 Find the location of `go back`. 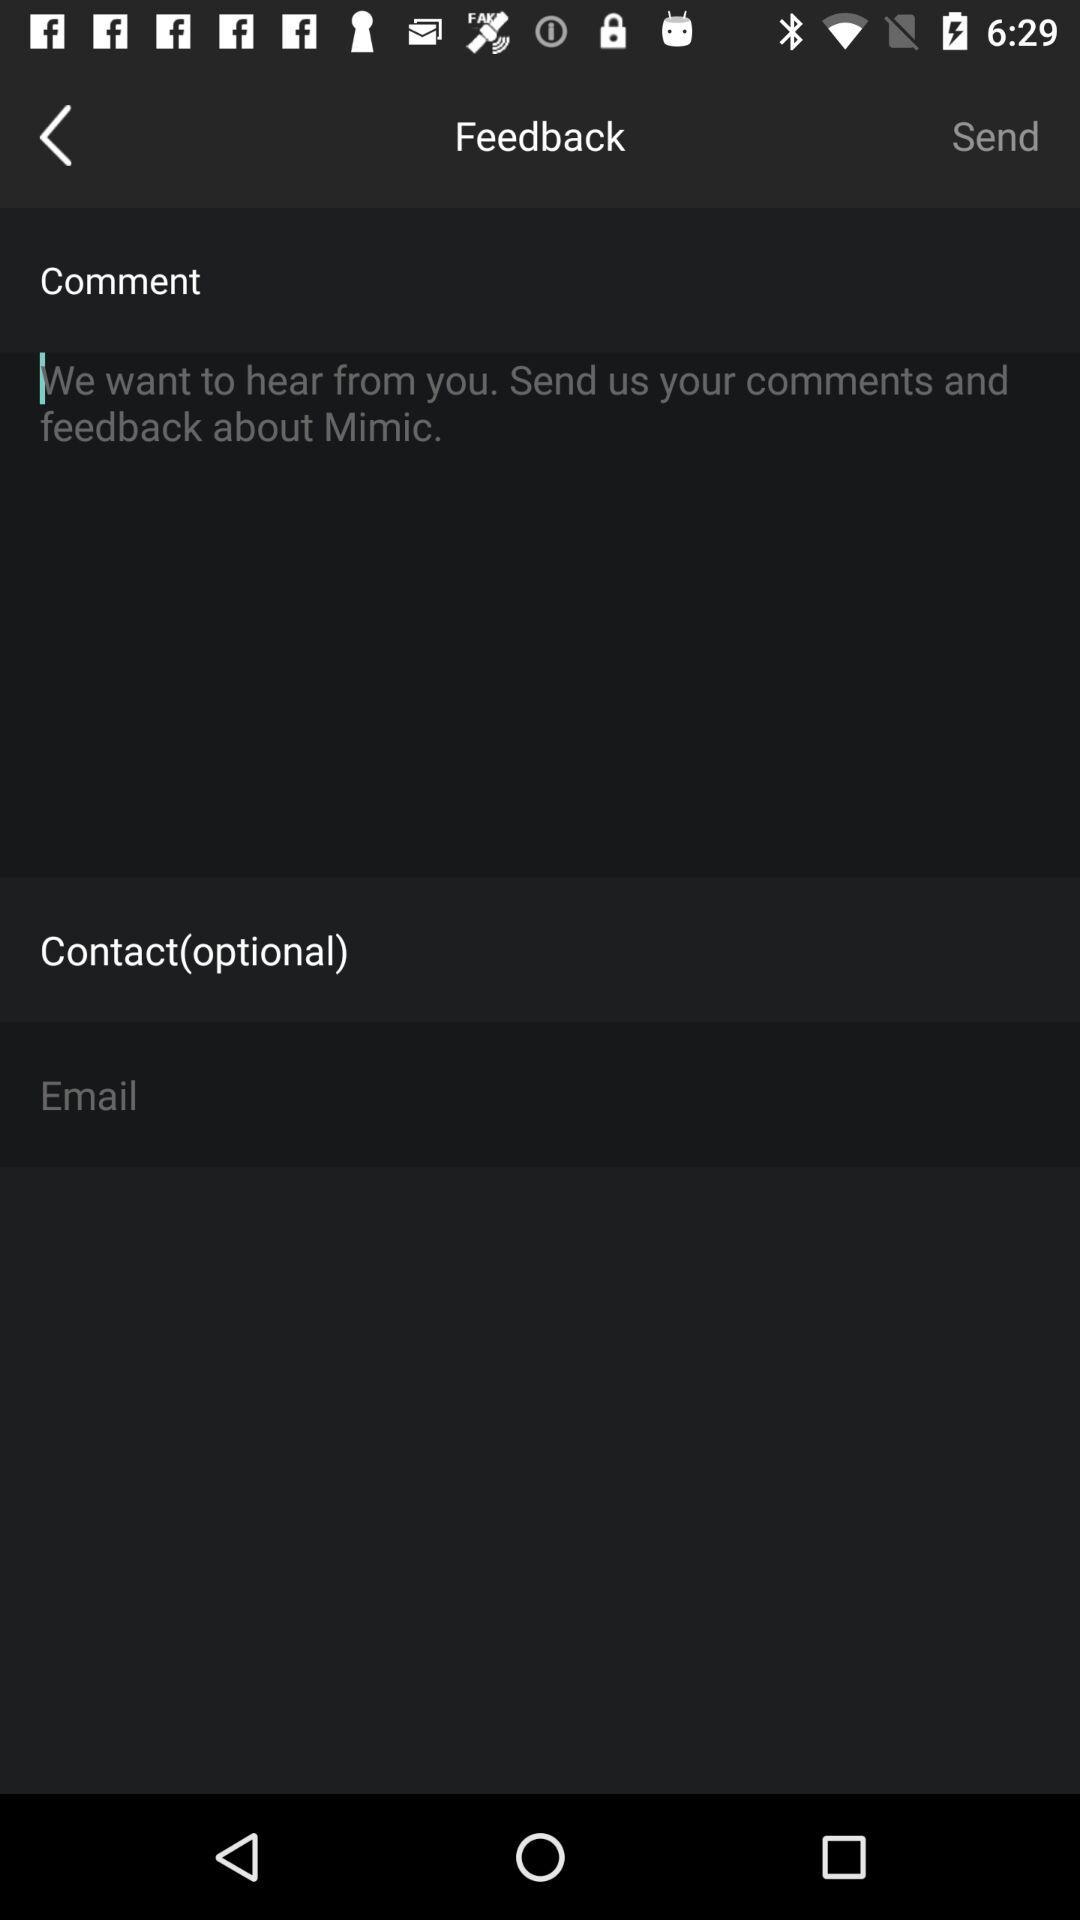

go back is located at coordinates (54, 134).